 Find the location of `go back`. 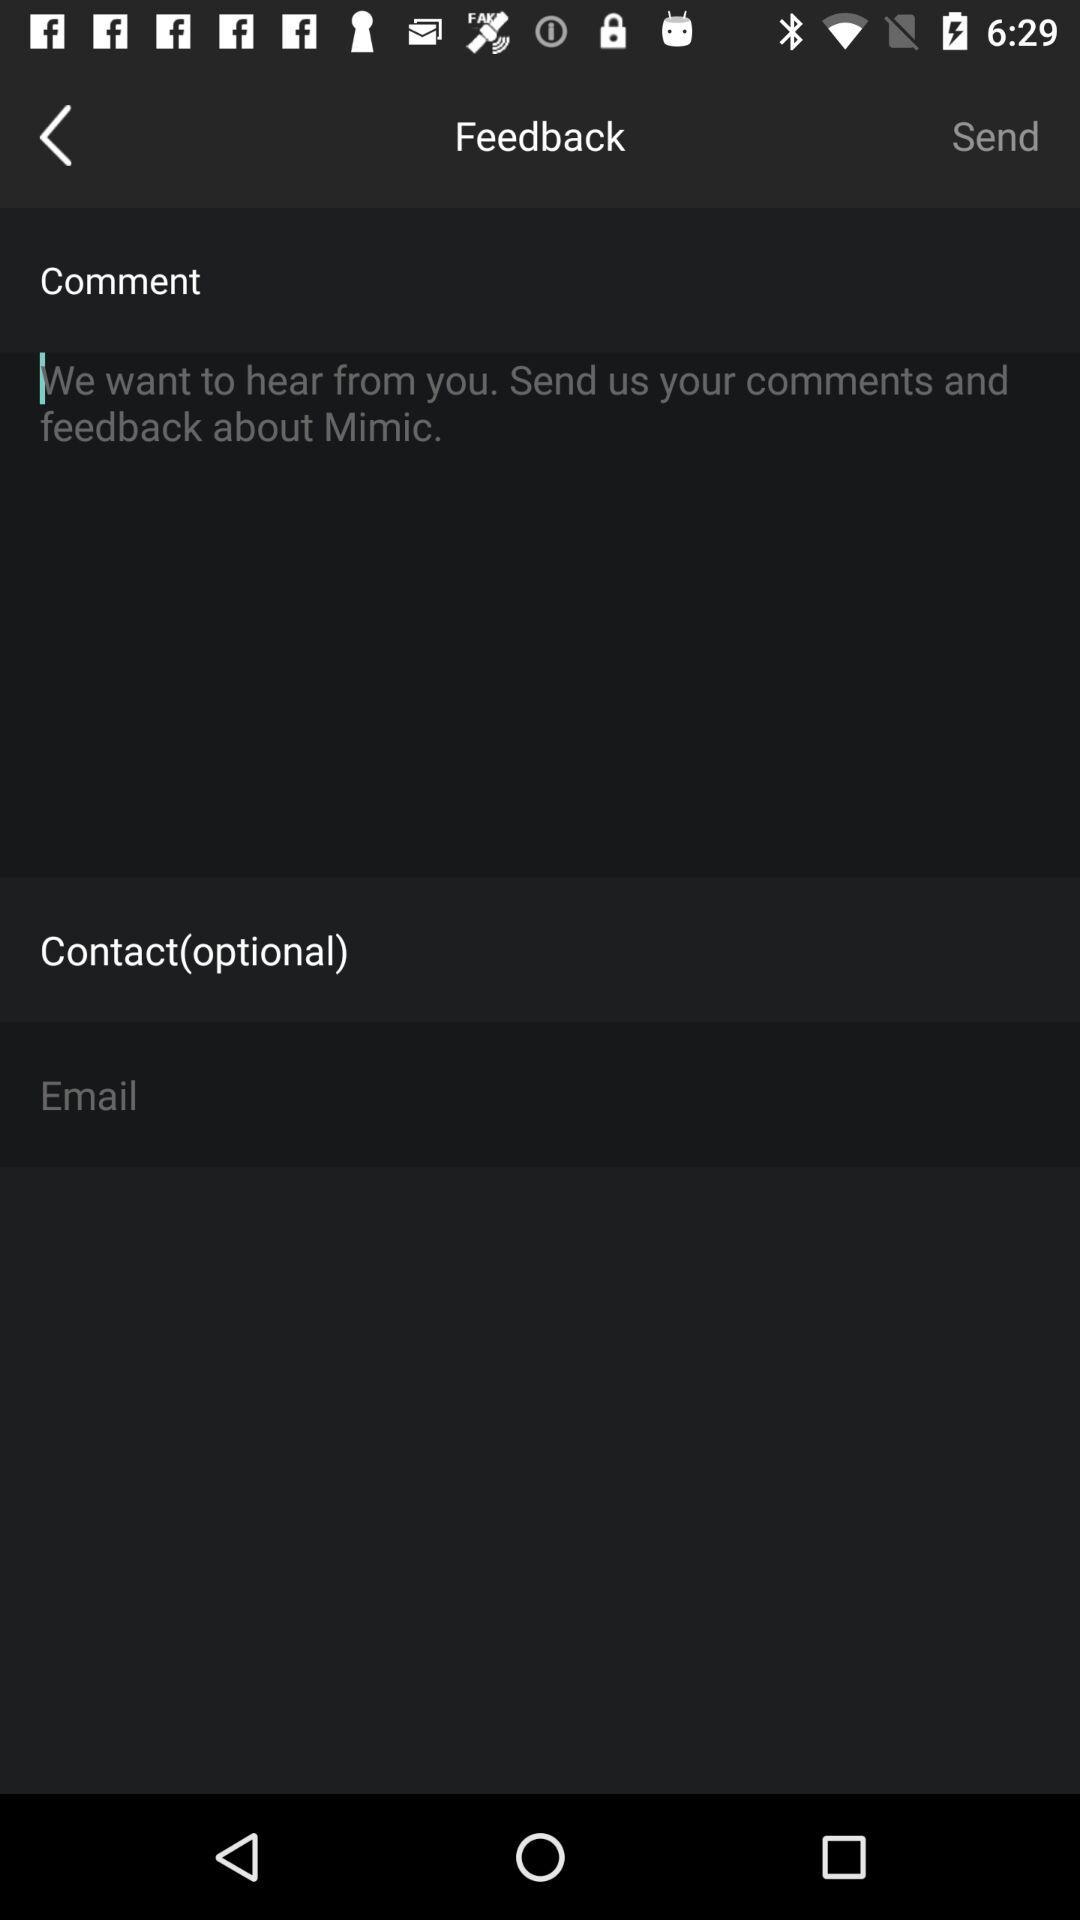

go back is located at coordinates (54, 134).